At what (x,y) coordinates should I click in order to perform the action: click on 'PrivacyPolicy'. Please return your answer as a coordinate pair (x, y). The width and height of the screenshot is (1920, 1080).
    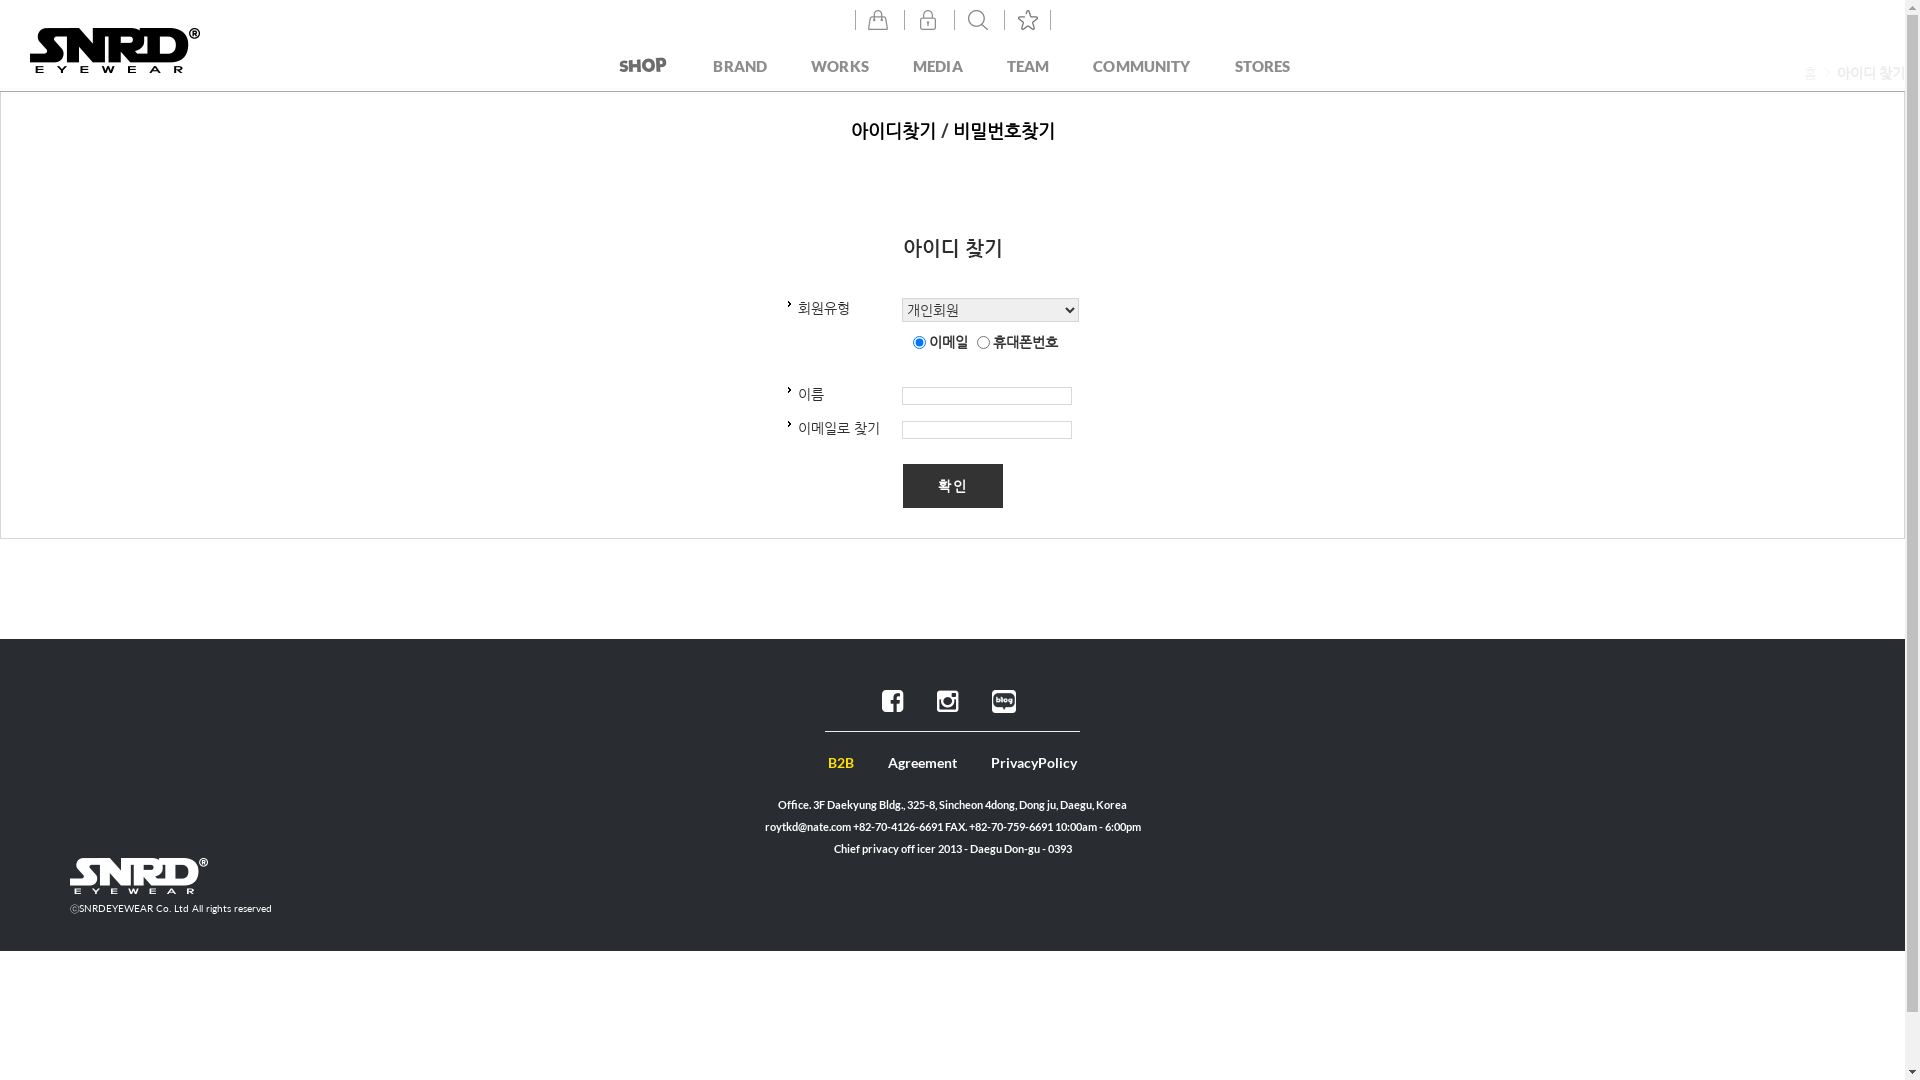
    Looking at the image, I should click on (1033, 762).